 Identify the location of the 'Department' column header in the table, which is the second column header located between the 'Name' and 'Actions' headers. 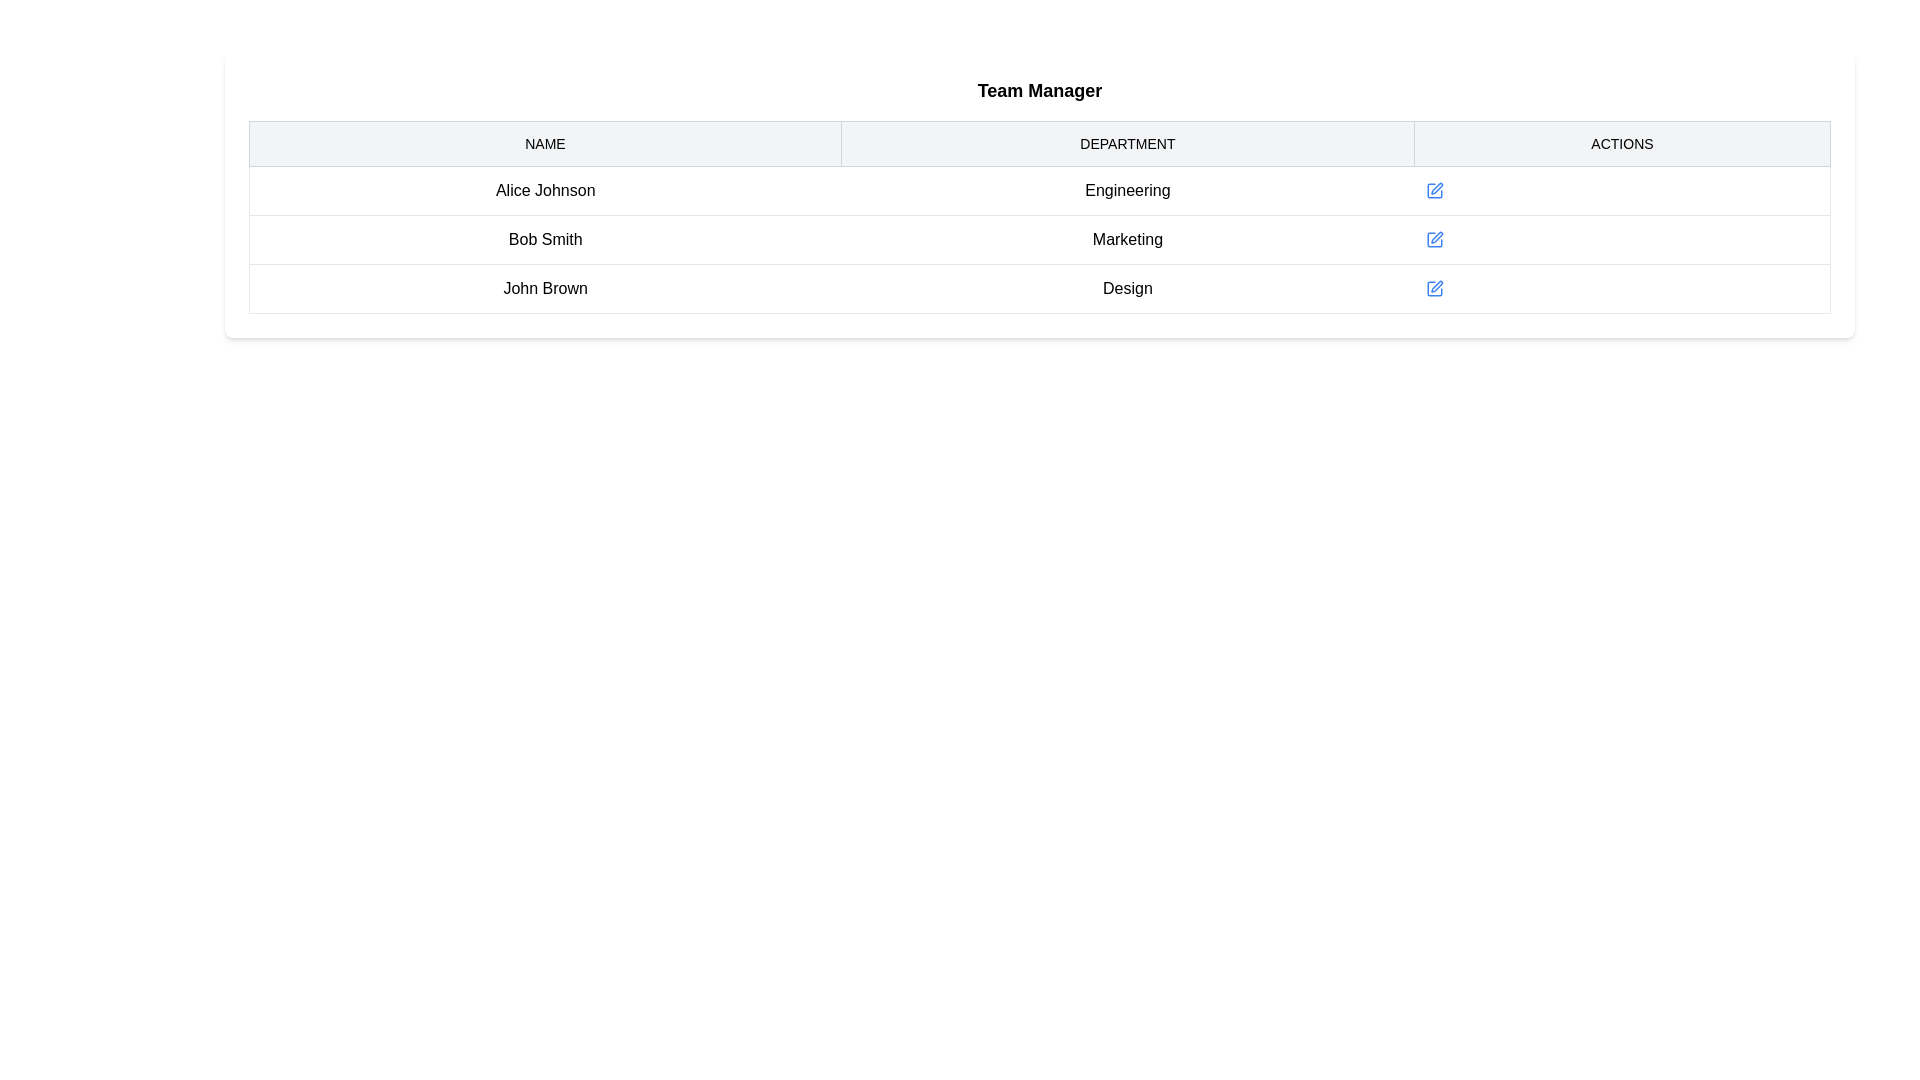
(1128, 142).